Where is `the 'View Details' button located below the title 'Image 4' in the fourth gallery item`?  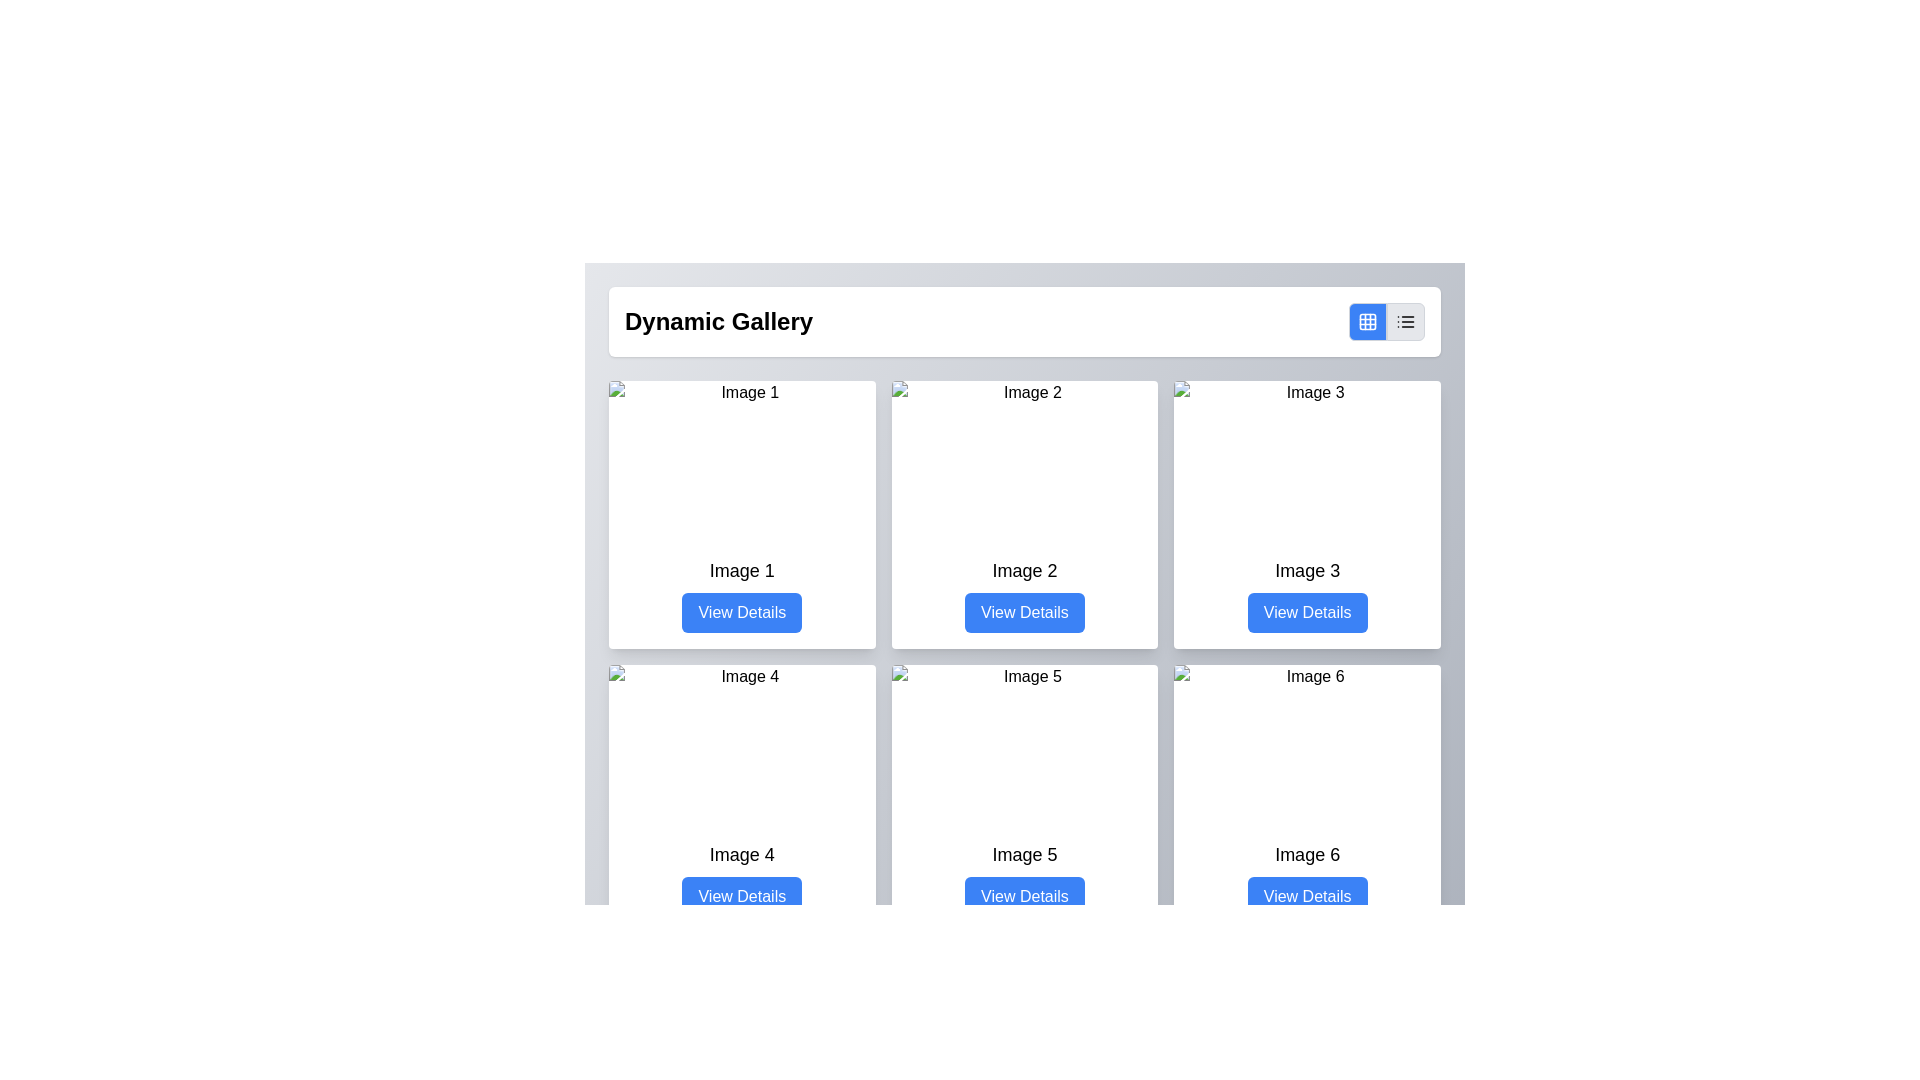 the 'View Details' button located below the title 'Image 4' in the fourth gallery item is located at coordinates (741, 878).